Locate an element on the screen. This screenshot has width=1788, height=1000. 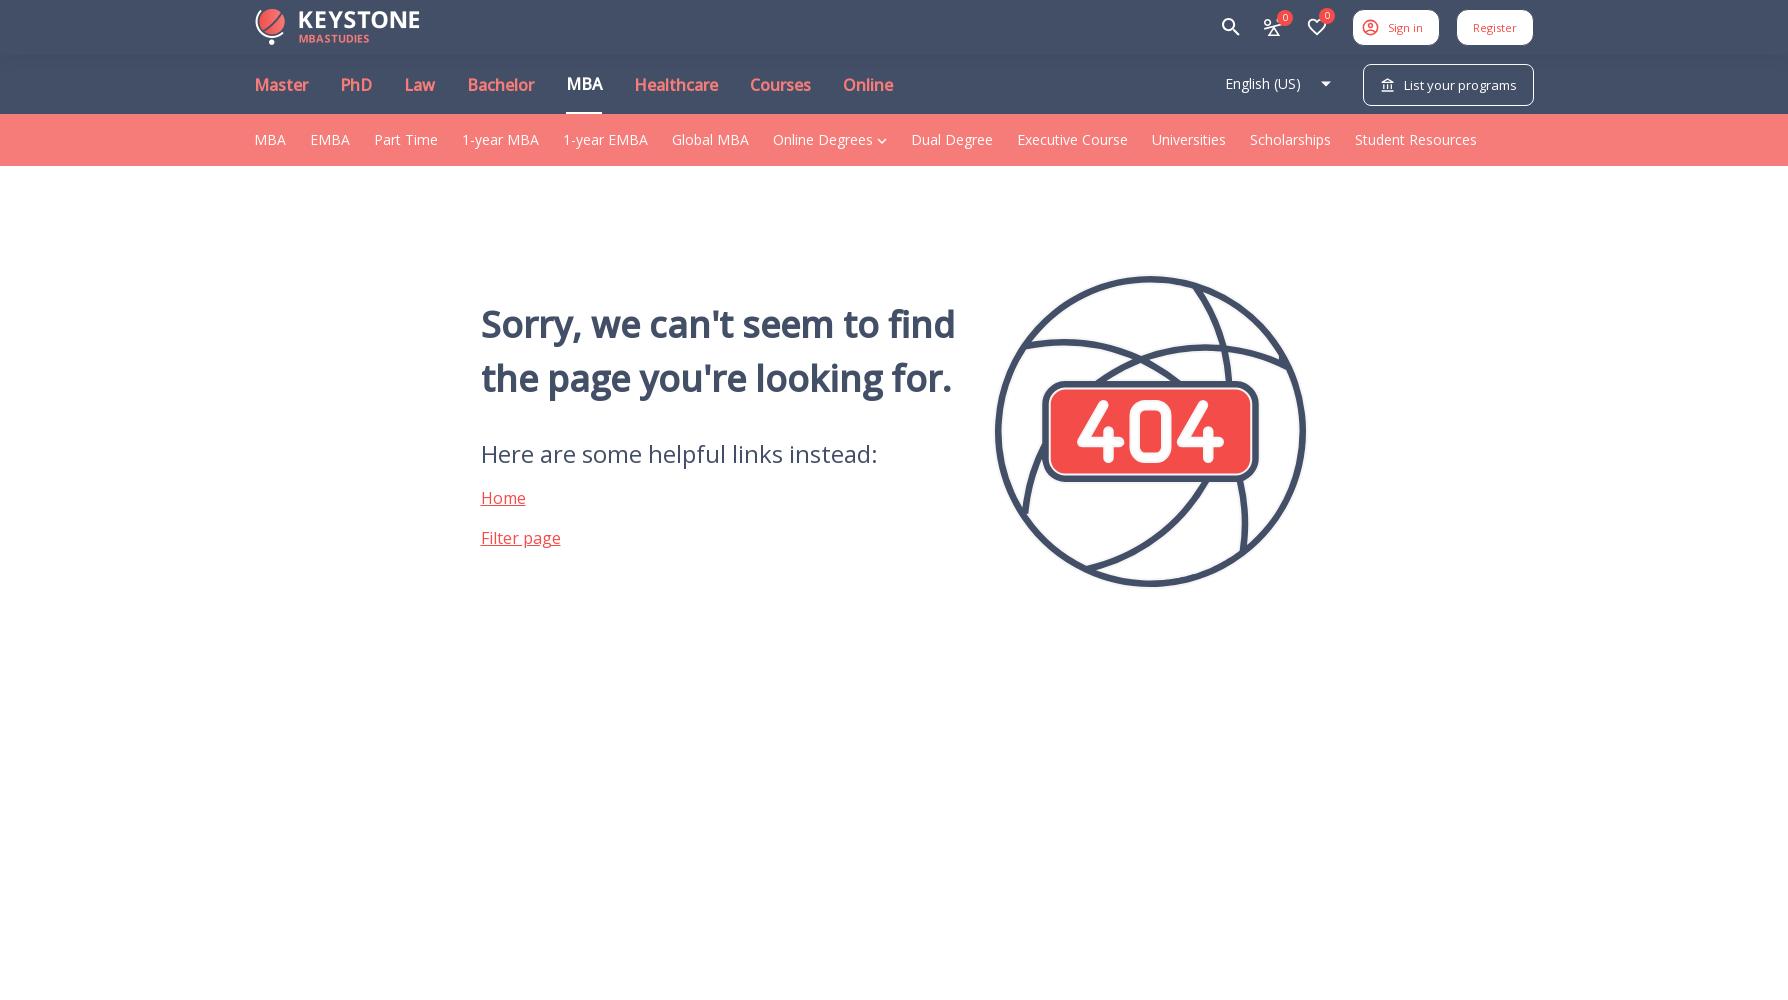
'Sorry, we can't seem to find the page you're looking for.' is located at coordinates (715, 349).